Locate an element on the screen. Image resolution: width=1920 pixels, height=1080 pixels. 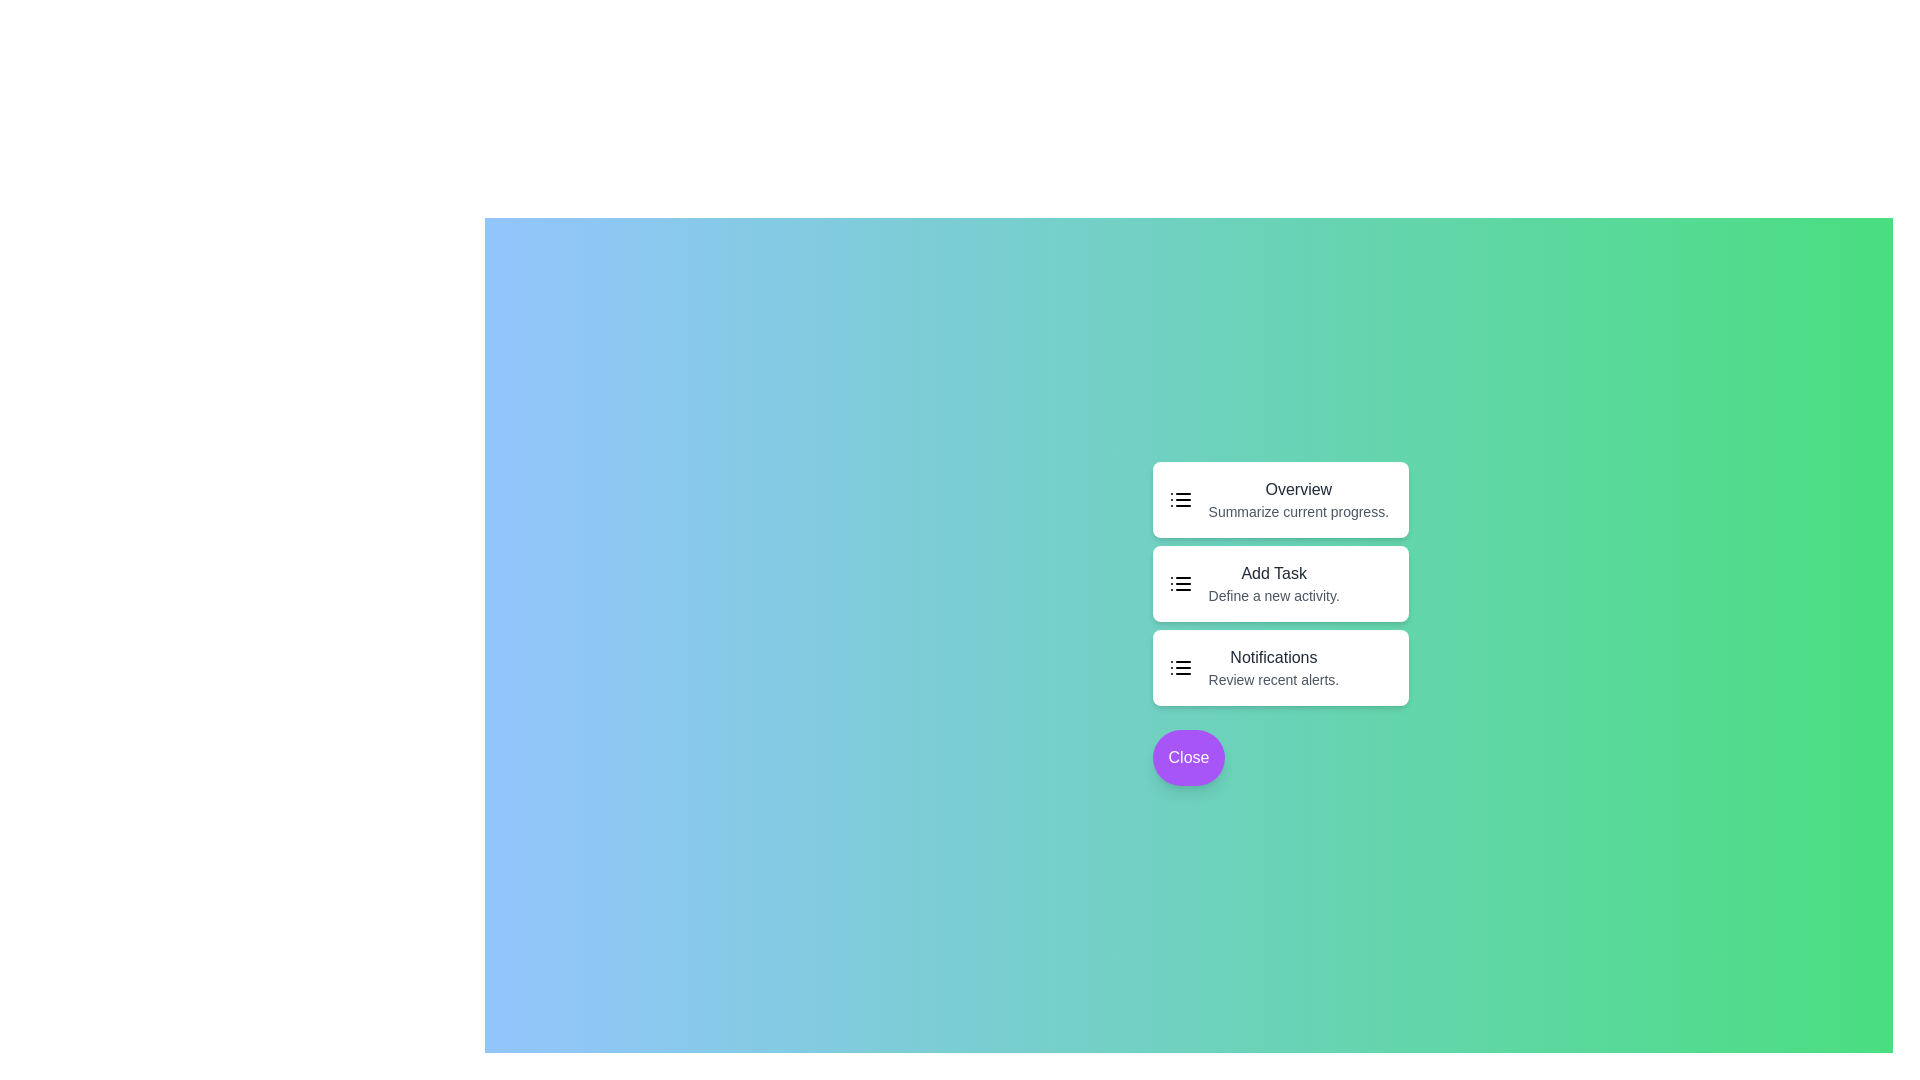
the 'Notifications' task option to review recent alerts is located at coordinates (1280, 667).